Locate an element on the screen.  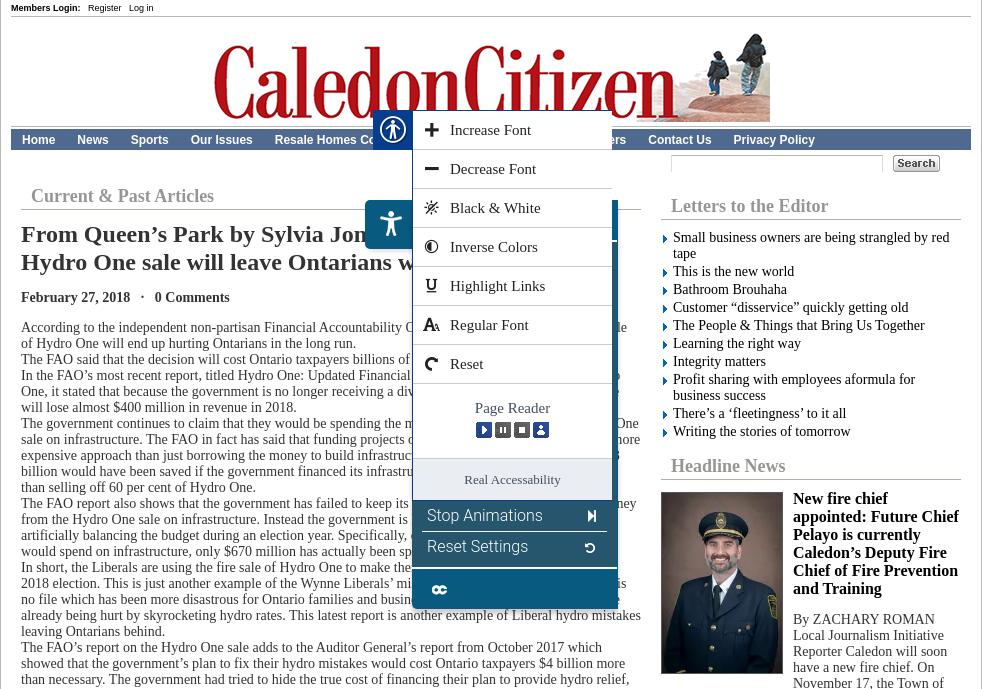
'Register' is located at coordinates (103, 7).